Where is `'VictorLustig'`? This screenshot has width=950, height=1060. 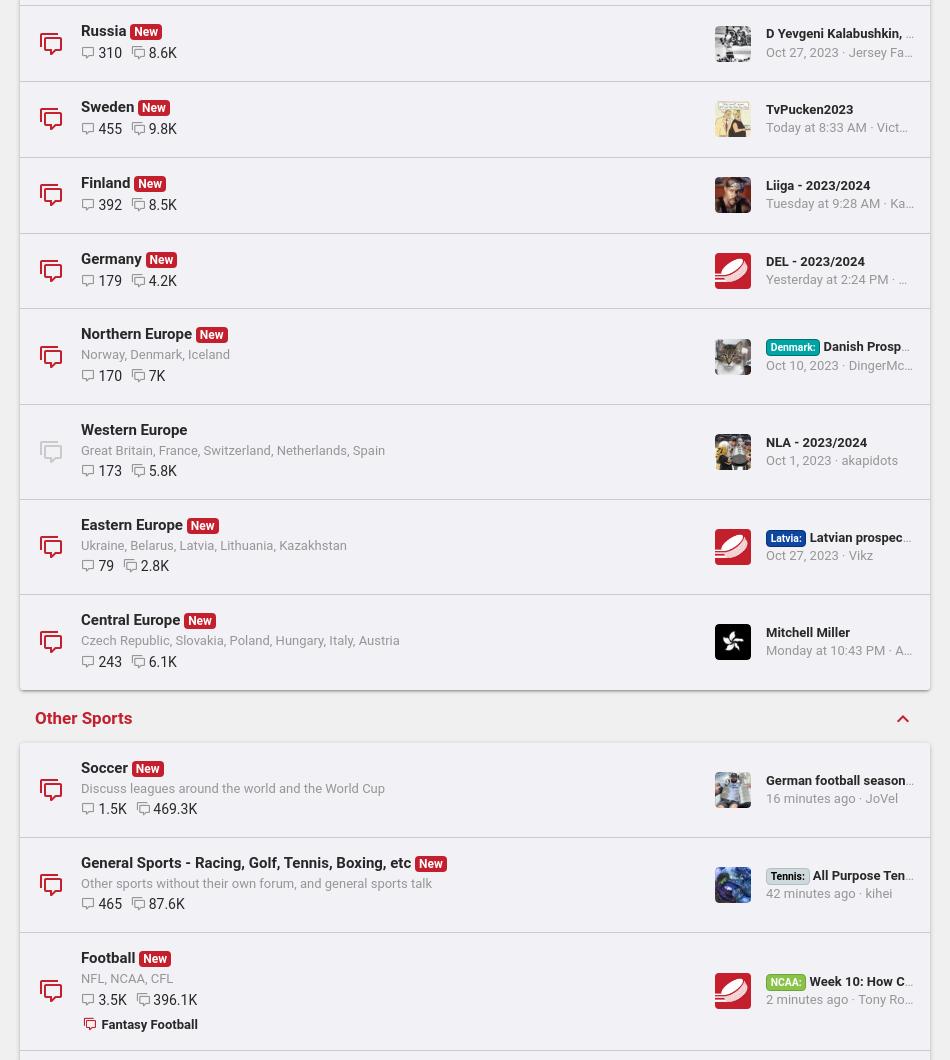 'VictorLustig' is located at coordinates (571, 1044).